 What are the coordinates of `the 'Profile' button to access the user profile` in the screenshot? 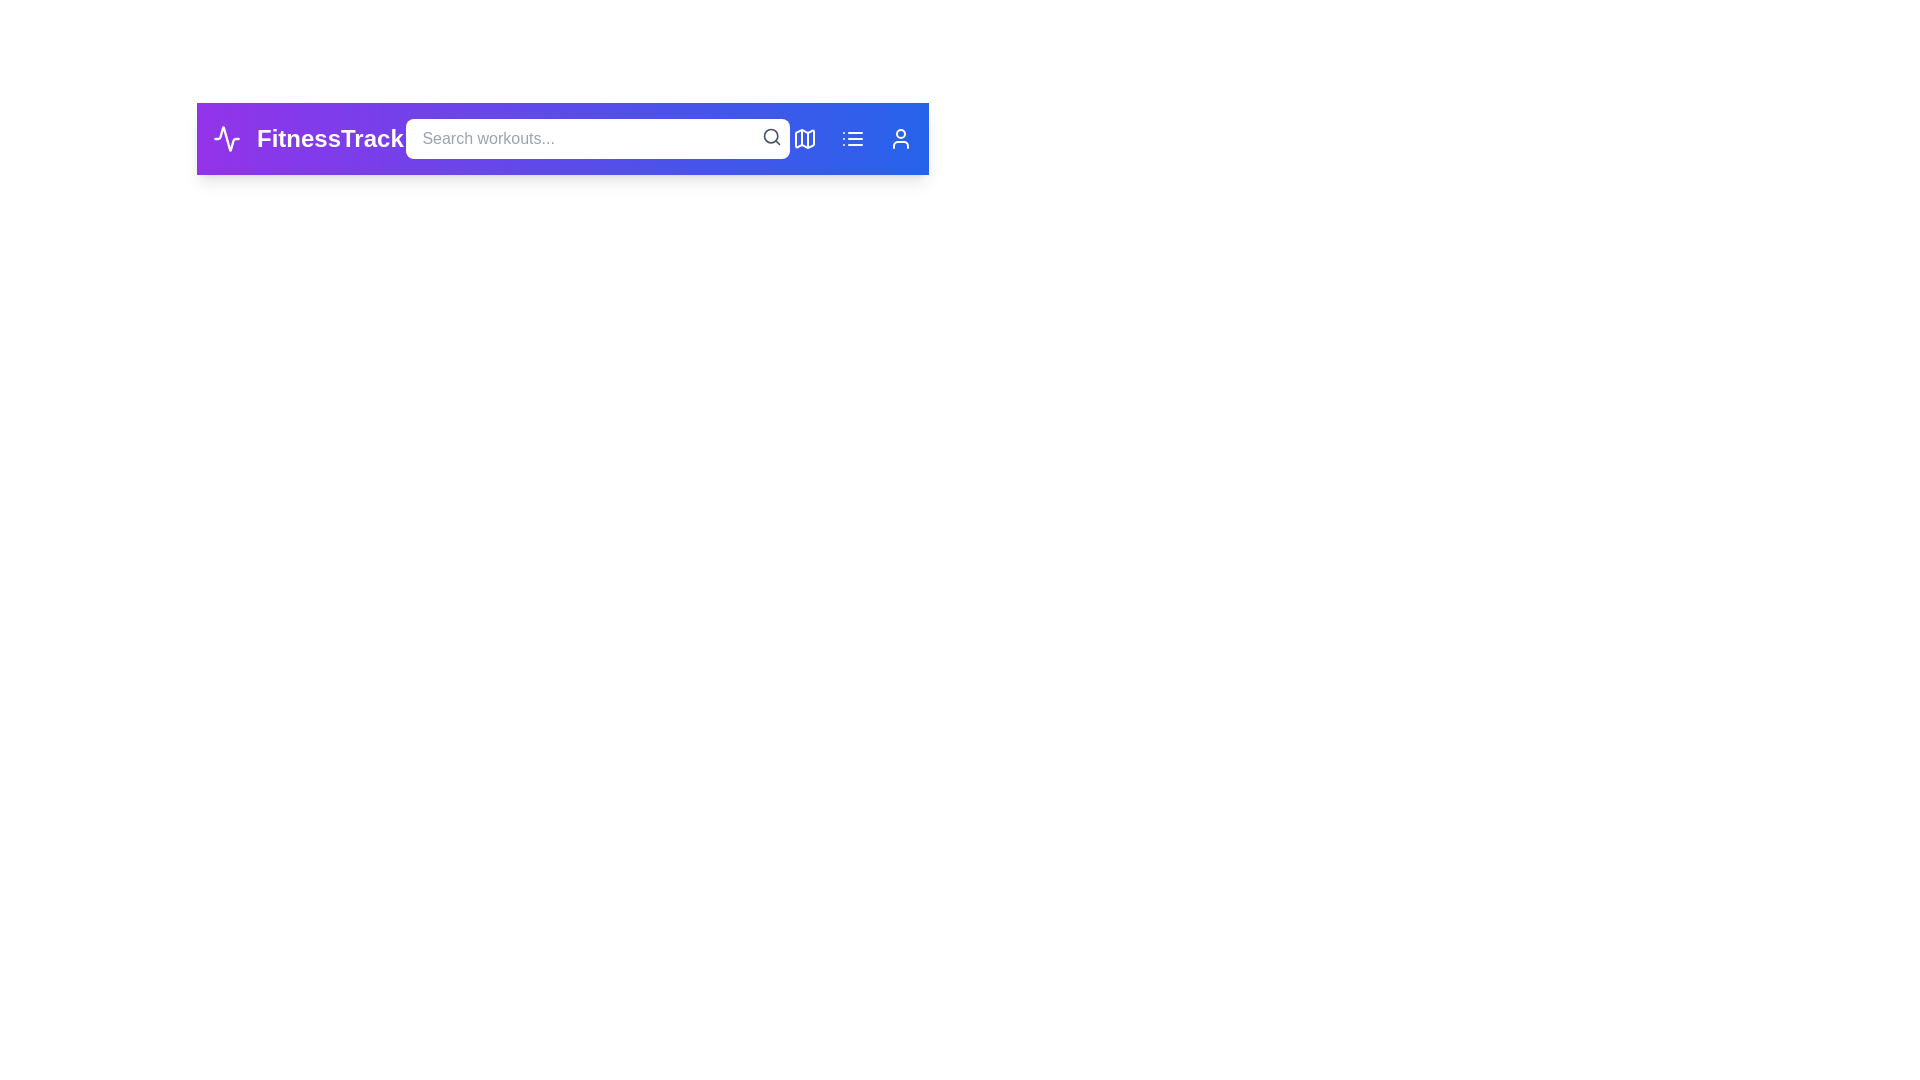 It's located at (900, 137).